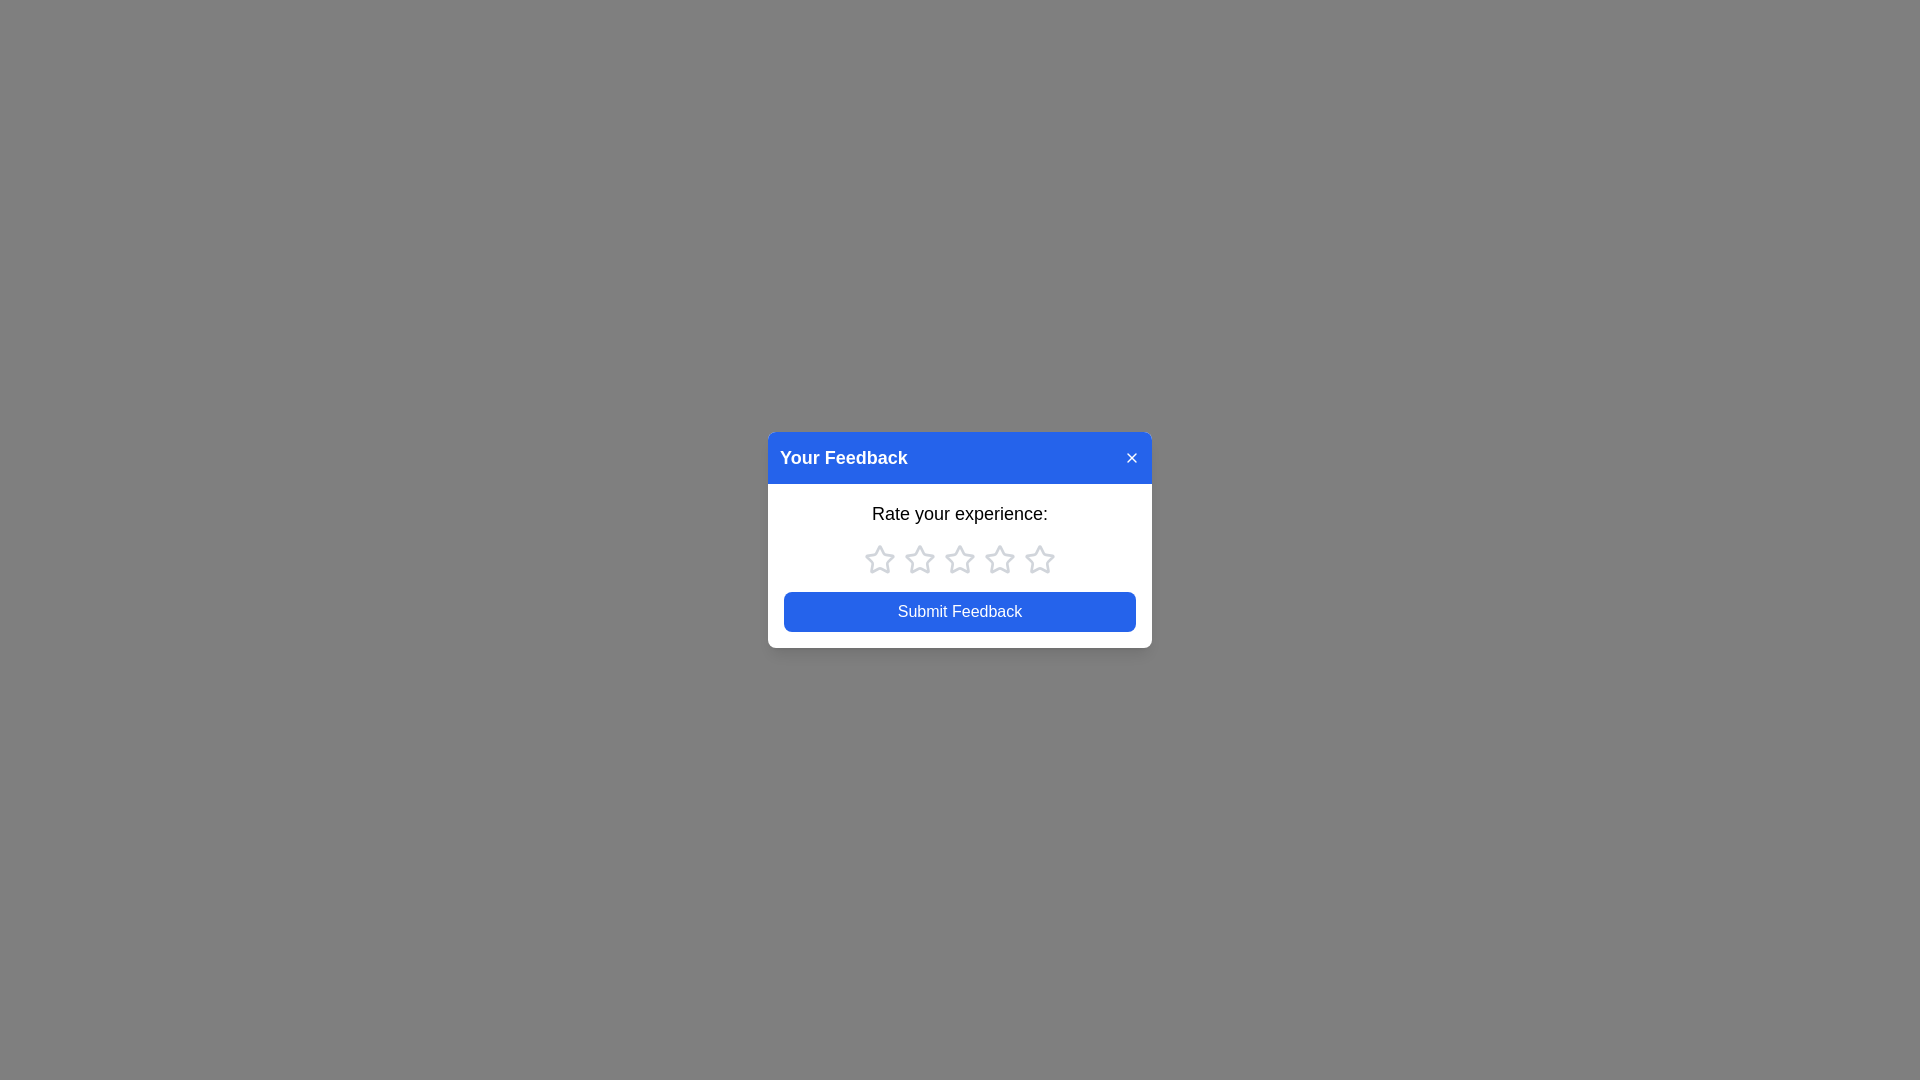  Describe the element at coordinates (1132, 458) in the screenshot. I see `the close button to close the dialog` at that location.